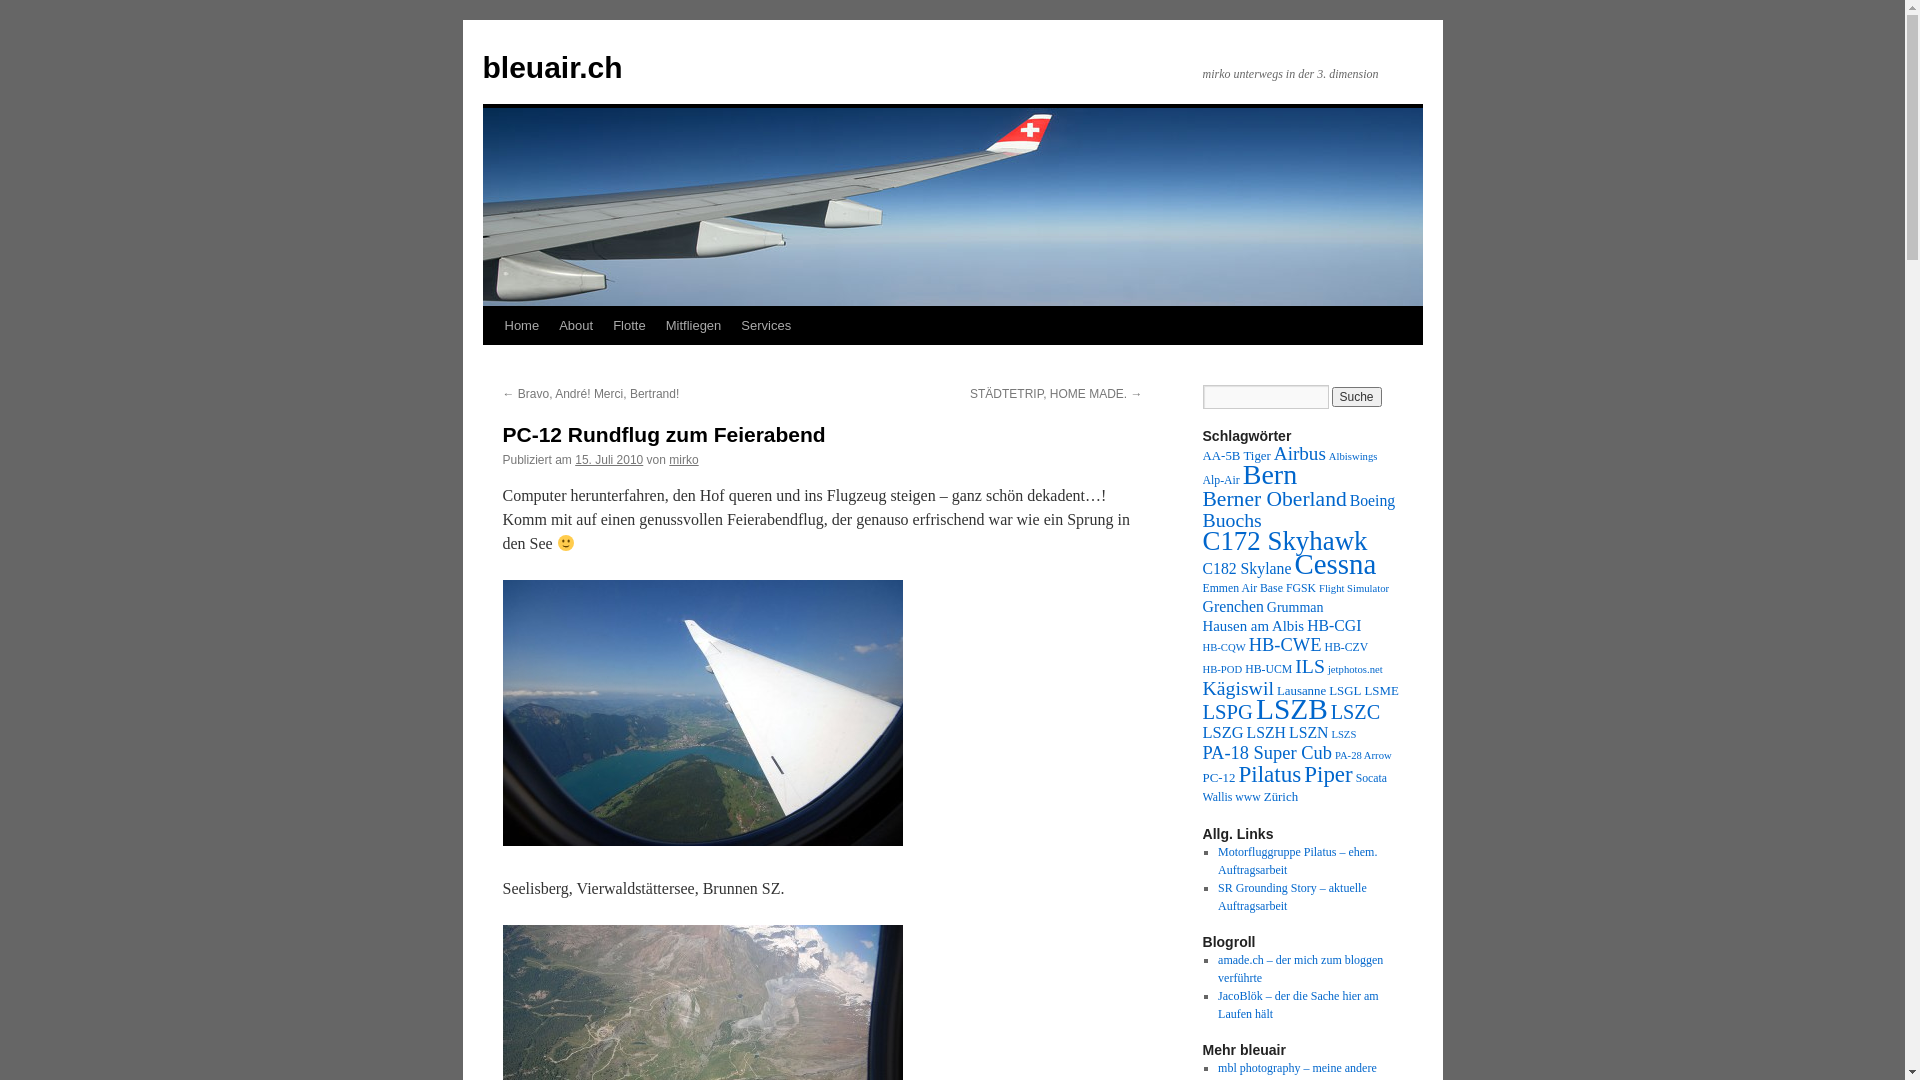  Describe the element at coordinates (1200, 480) in the screenshot. I see `'Alp-Air'` at that location.